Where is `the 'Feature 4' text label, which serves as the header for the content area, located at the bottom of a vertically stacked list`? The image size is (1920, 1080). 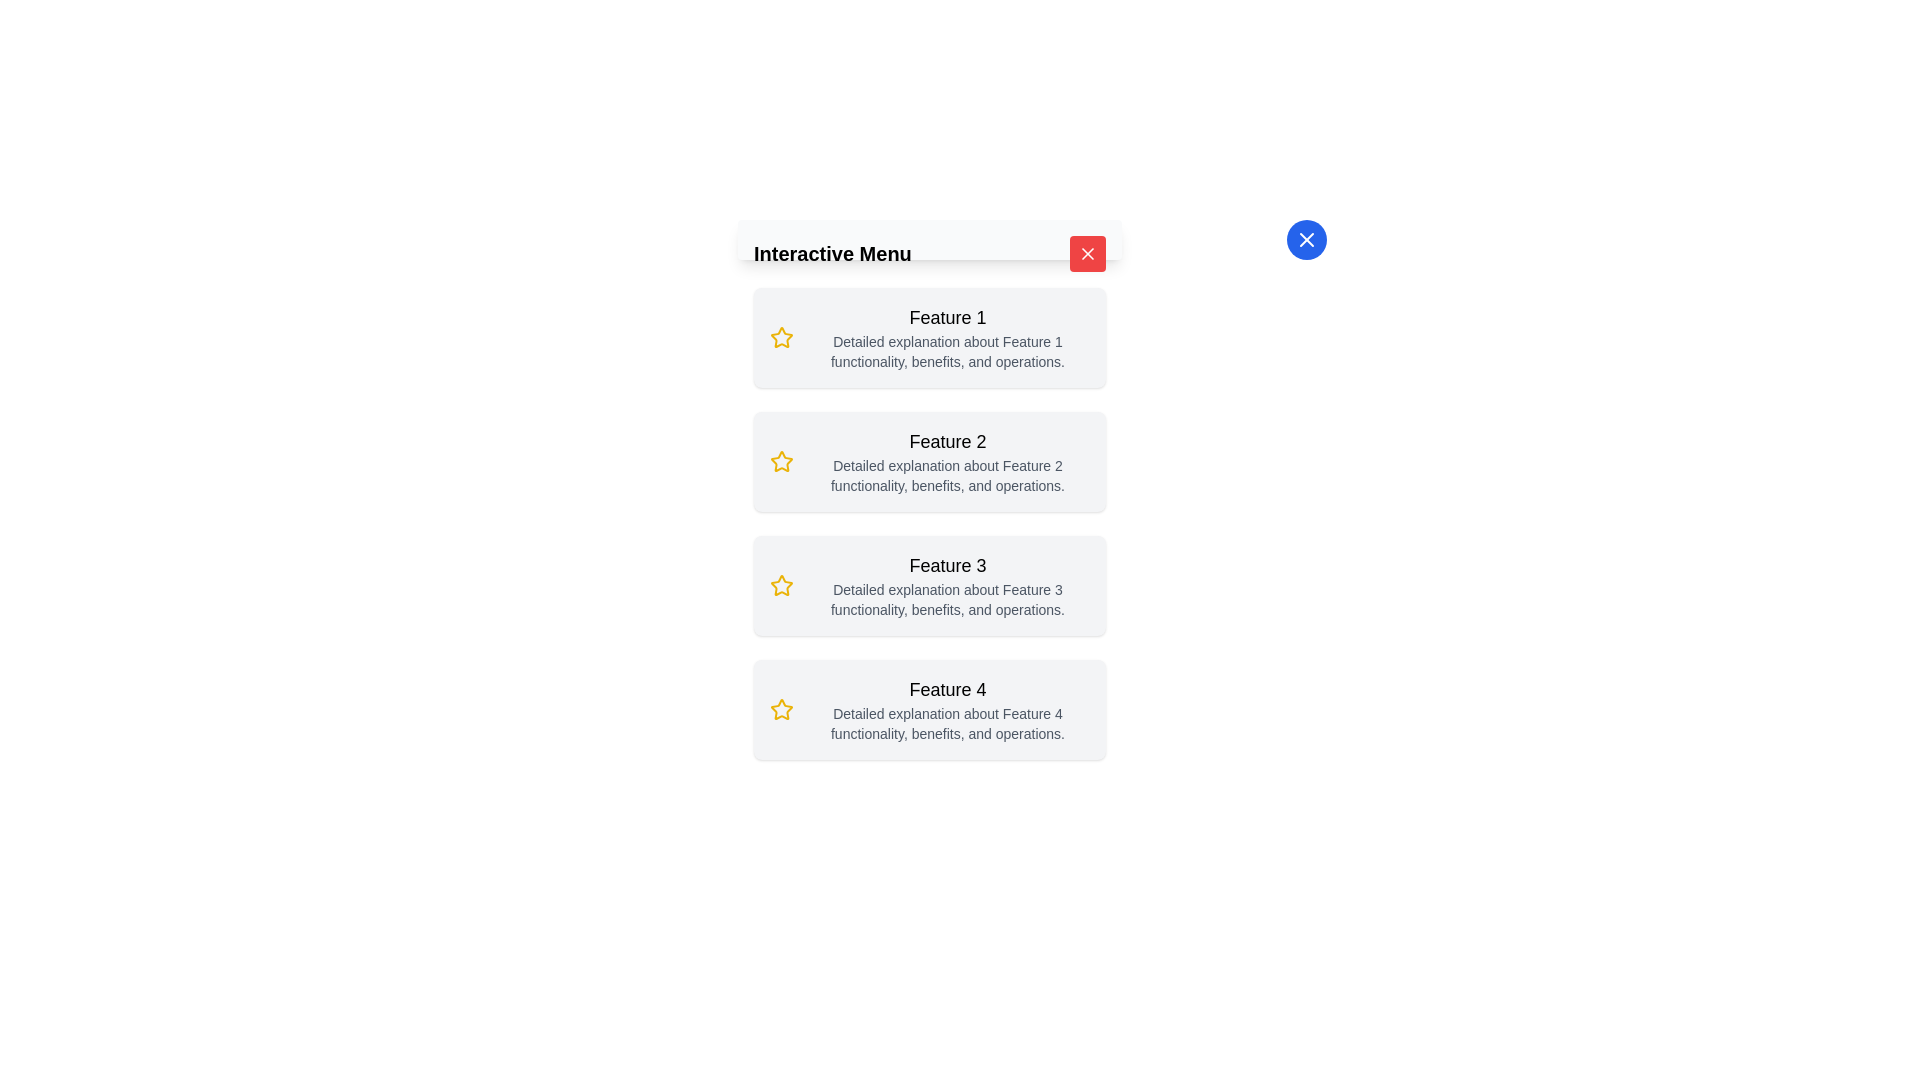
the 'Feature 4' text label, which serves as the header for the content area, located at the bottom of a vertically stacked list is located at coordinates (947, 689).